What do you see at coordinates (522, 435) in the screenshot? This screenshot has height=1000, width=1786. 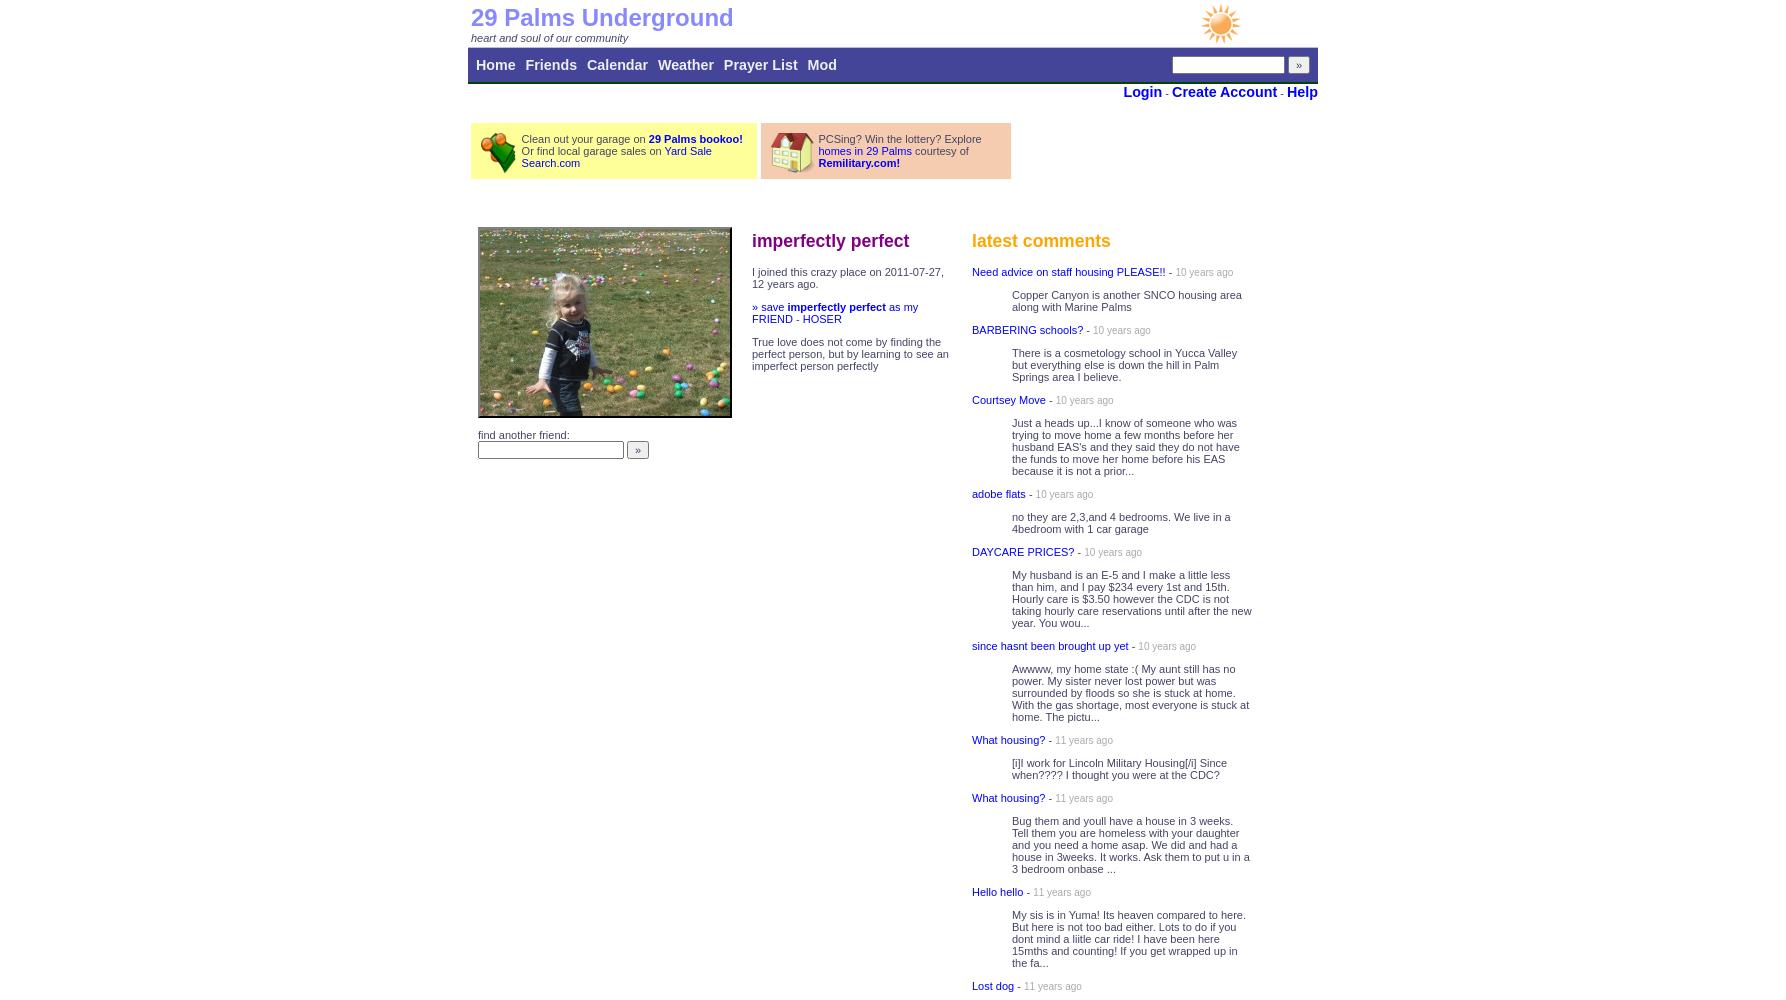 I see `'find another friend:'` at bounding box center [522, 435].